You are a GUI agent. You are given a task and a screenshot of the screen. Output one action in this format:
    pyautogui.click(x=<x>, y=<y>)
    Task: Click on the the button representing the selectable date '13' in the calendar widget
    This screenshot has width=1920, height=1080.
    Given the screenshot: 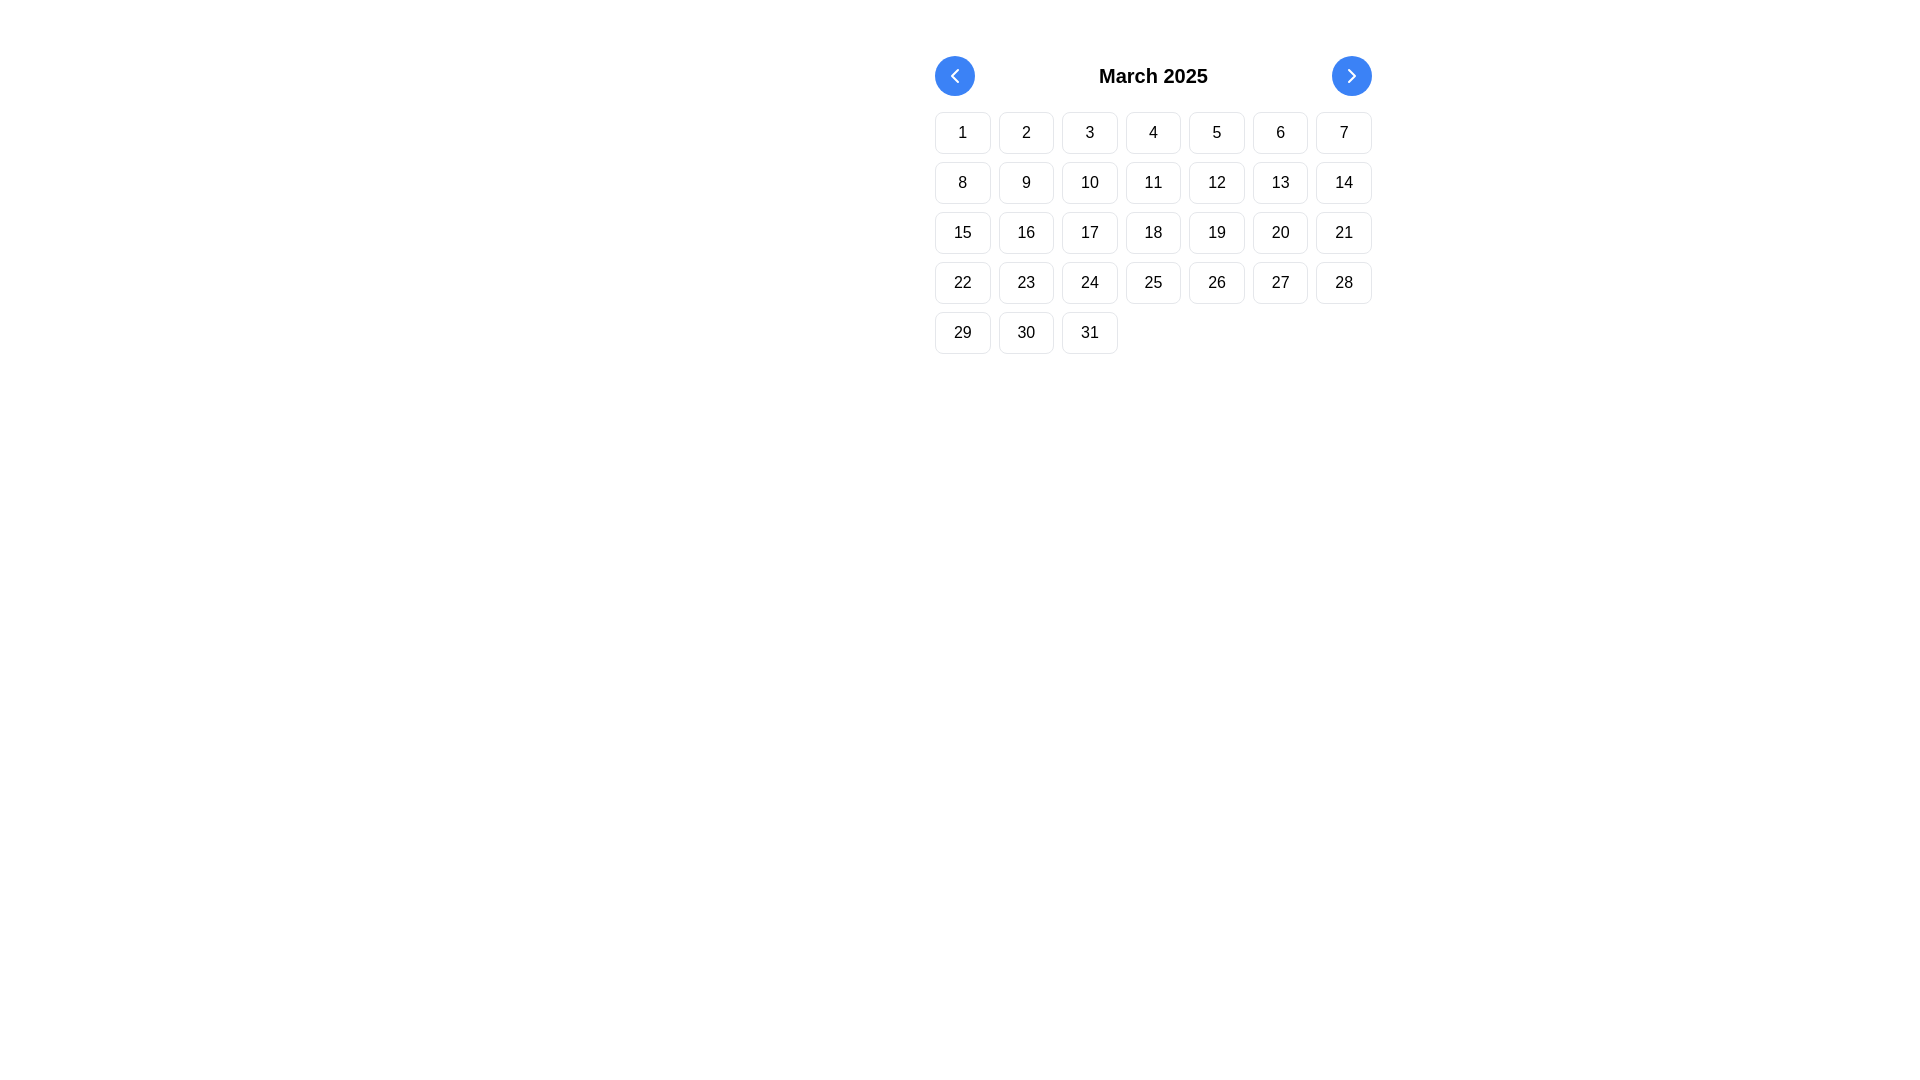 What is the action you would take?
    pyautogui.click(x=1280, y=182)
    